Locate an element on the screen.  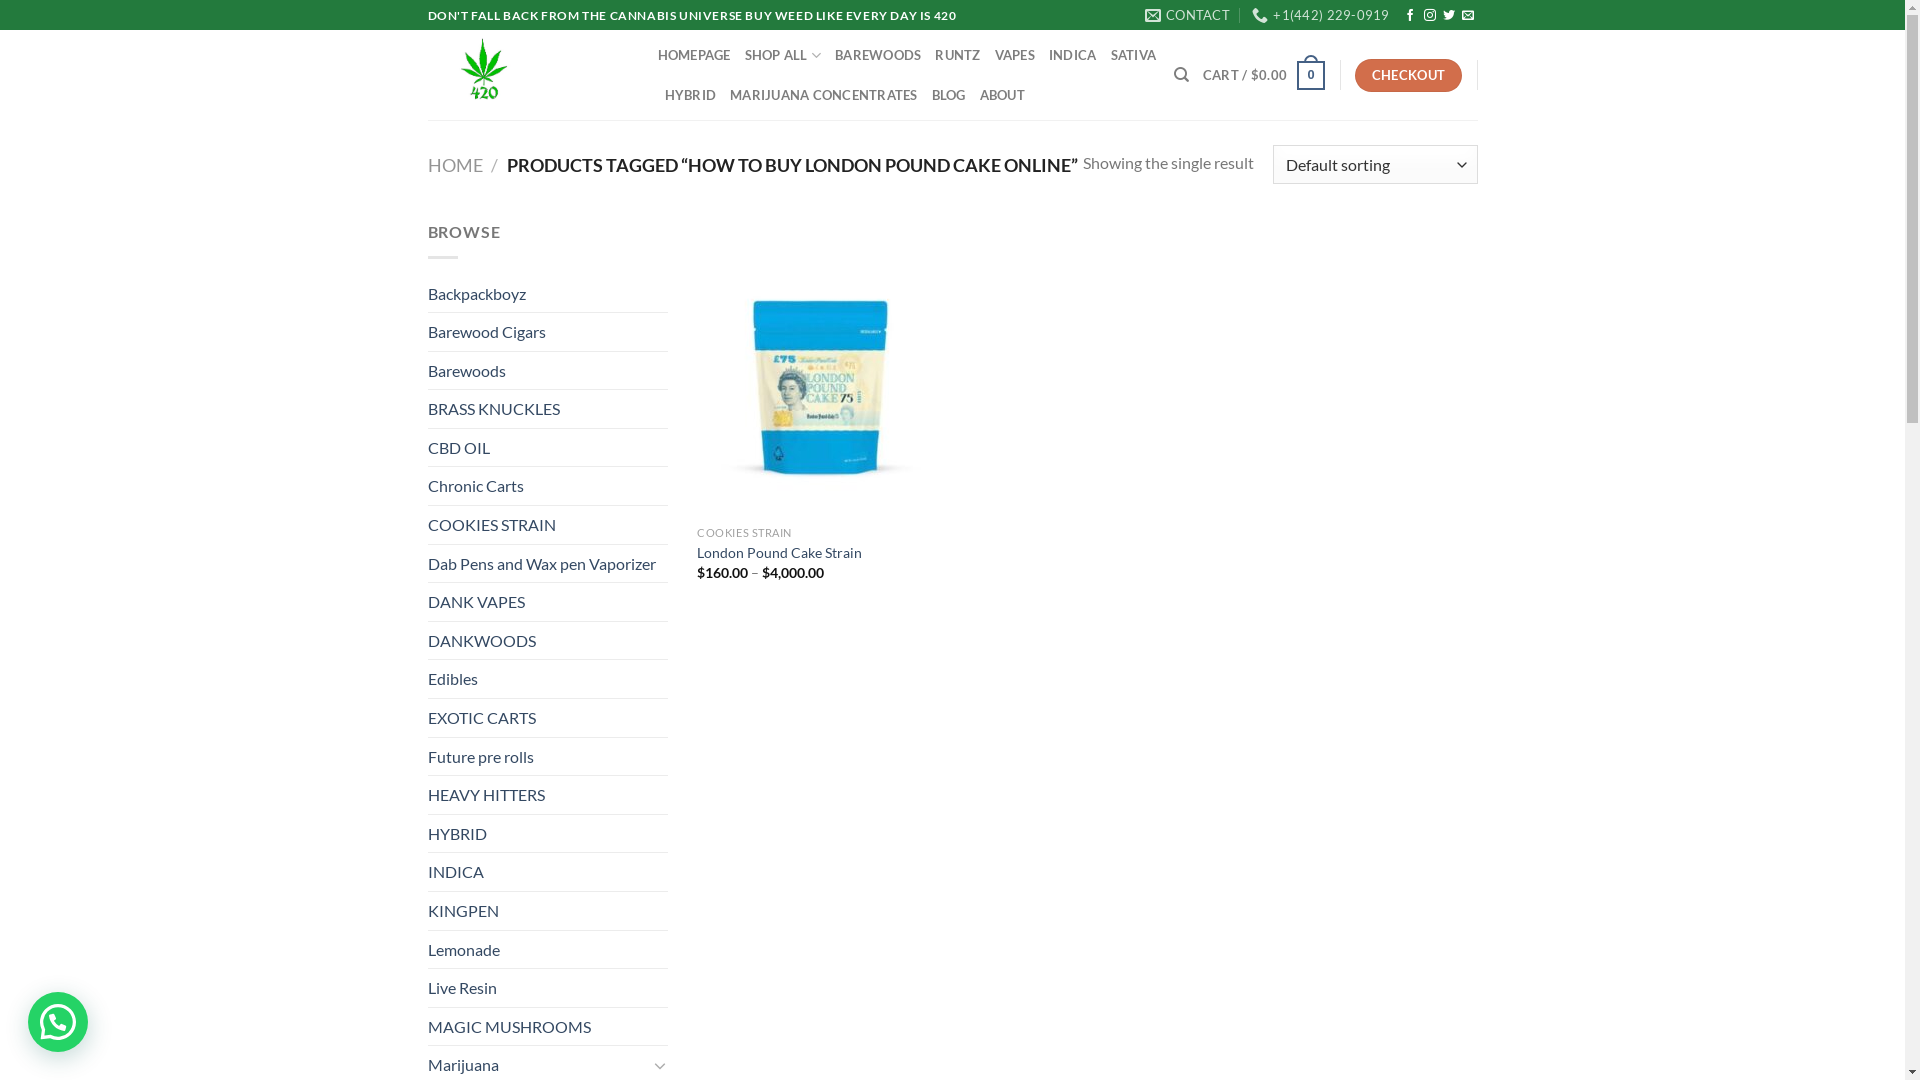
'CART / $0.00 is located at coordinates (1202, 75).